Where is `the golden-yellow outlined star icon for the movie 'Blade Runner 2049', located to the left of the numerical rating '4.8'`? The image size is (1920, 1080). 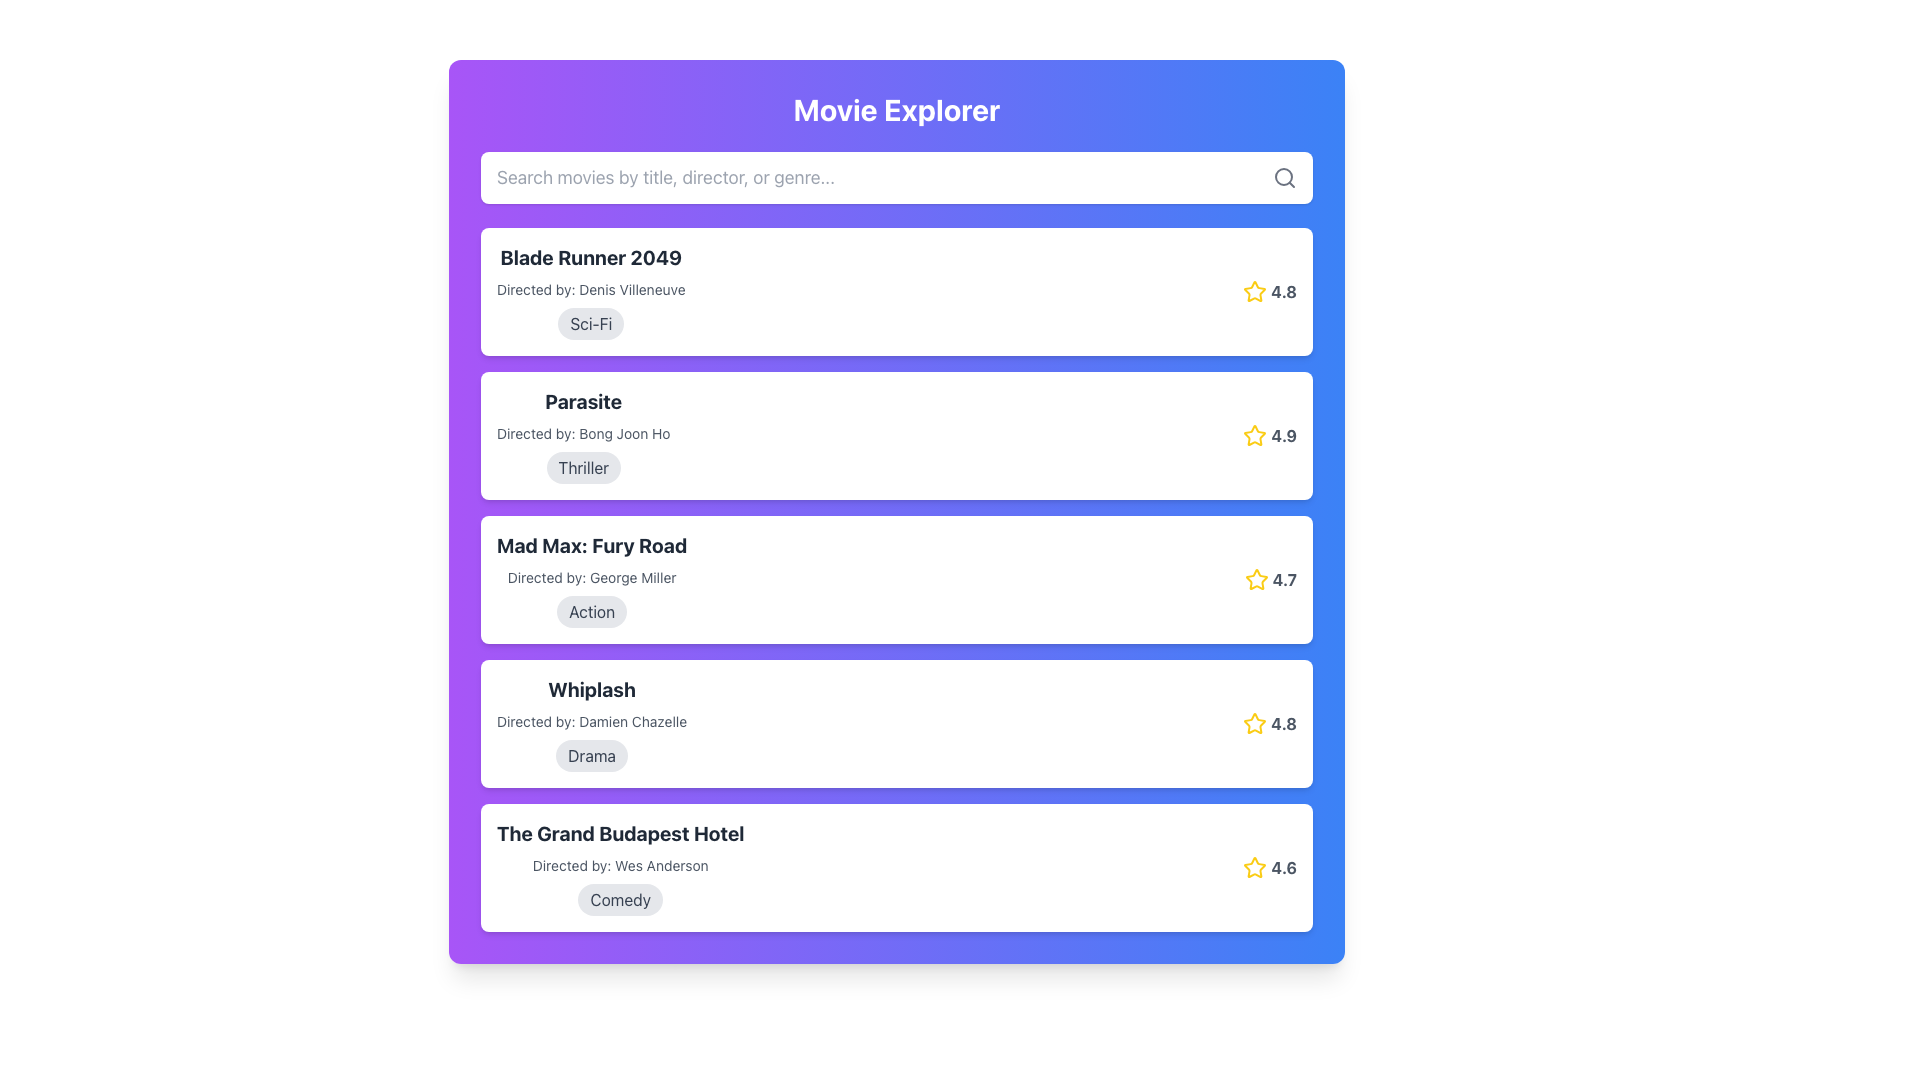
the golden-yellow outlined star icon for the movie 'Blade Runner 2049', located to the left of the numerical rating '4.8' is located at coordinates (1254, 292).